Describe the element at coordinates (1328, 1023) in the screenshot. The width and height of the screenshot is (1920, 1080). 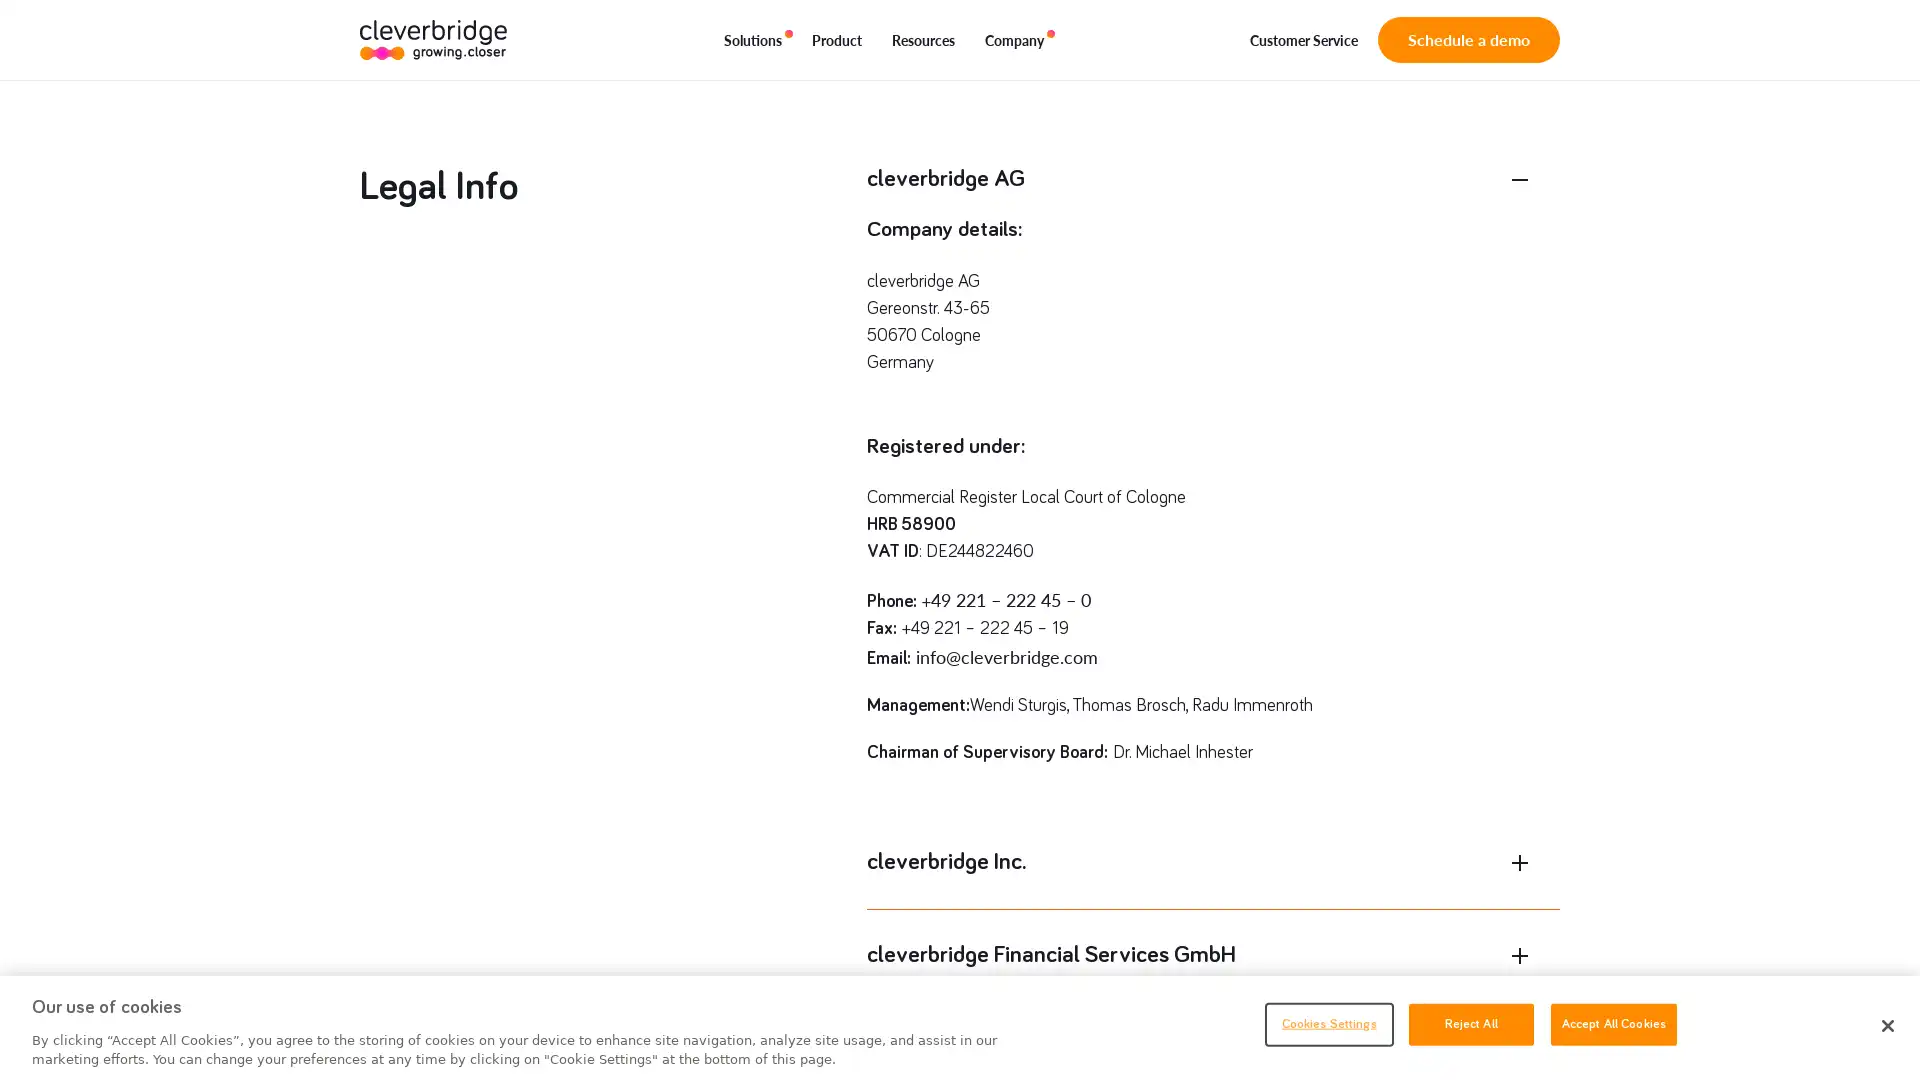
I see `Cookies Settings` at that location.